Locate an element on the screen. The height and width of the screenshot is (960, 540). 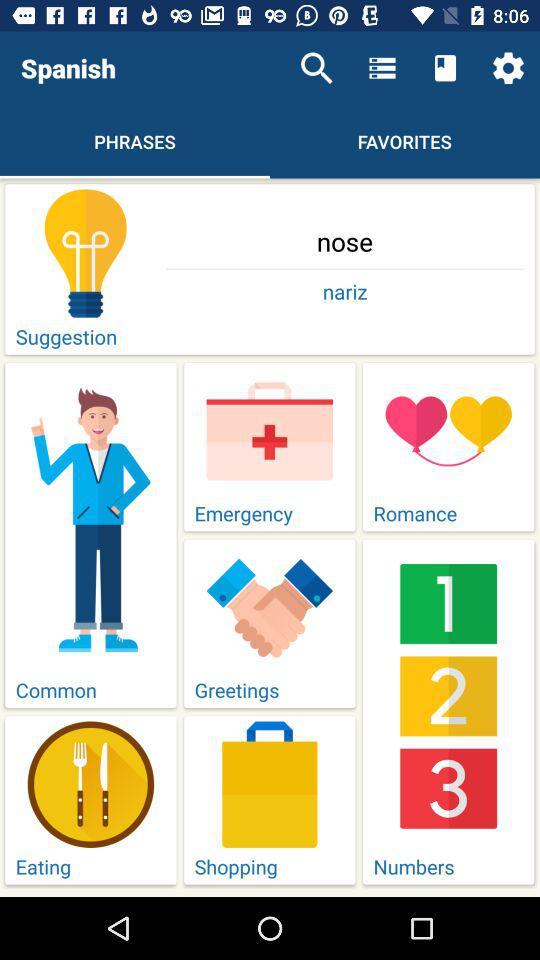
the item above nose is located at coordinates (316, 68).